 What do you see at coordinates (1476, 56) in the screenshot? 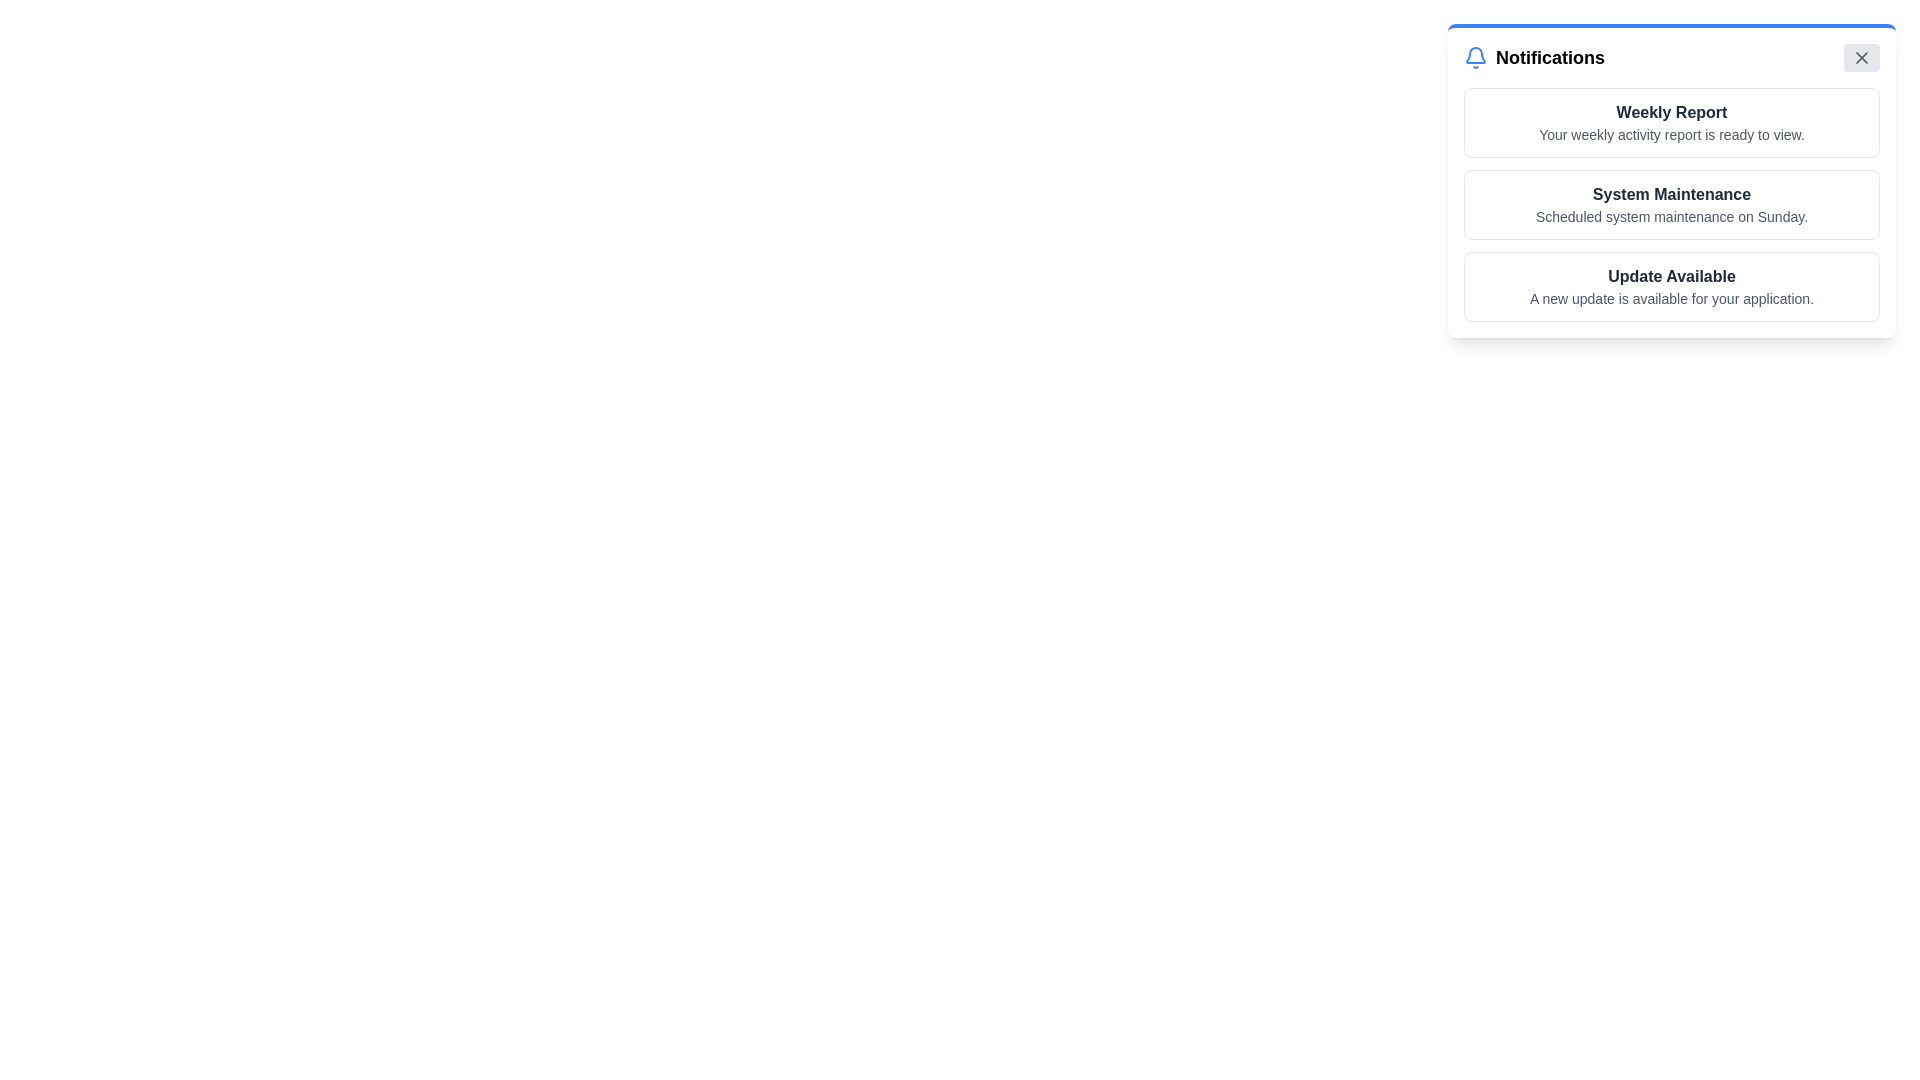
I see `the notification icon to inspect it` at bounding box center [1476, 56].